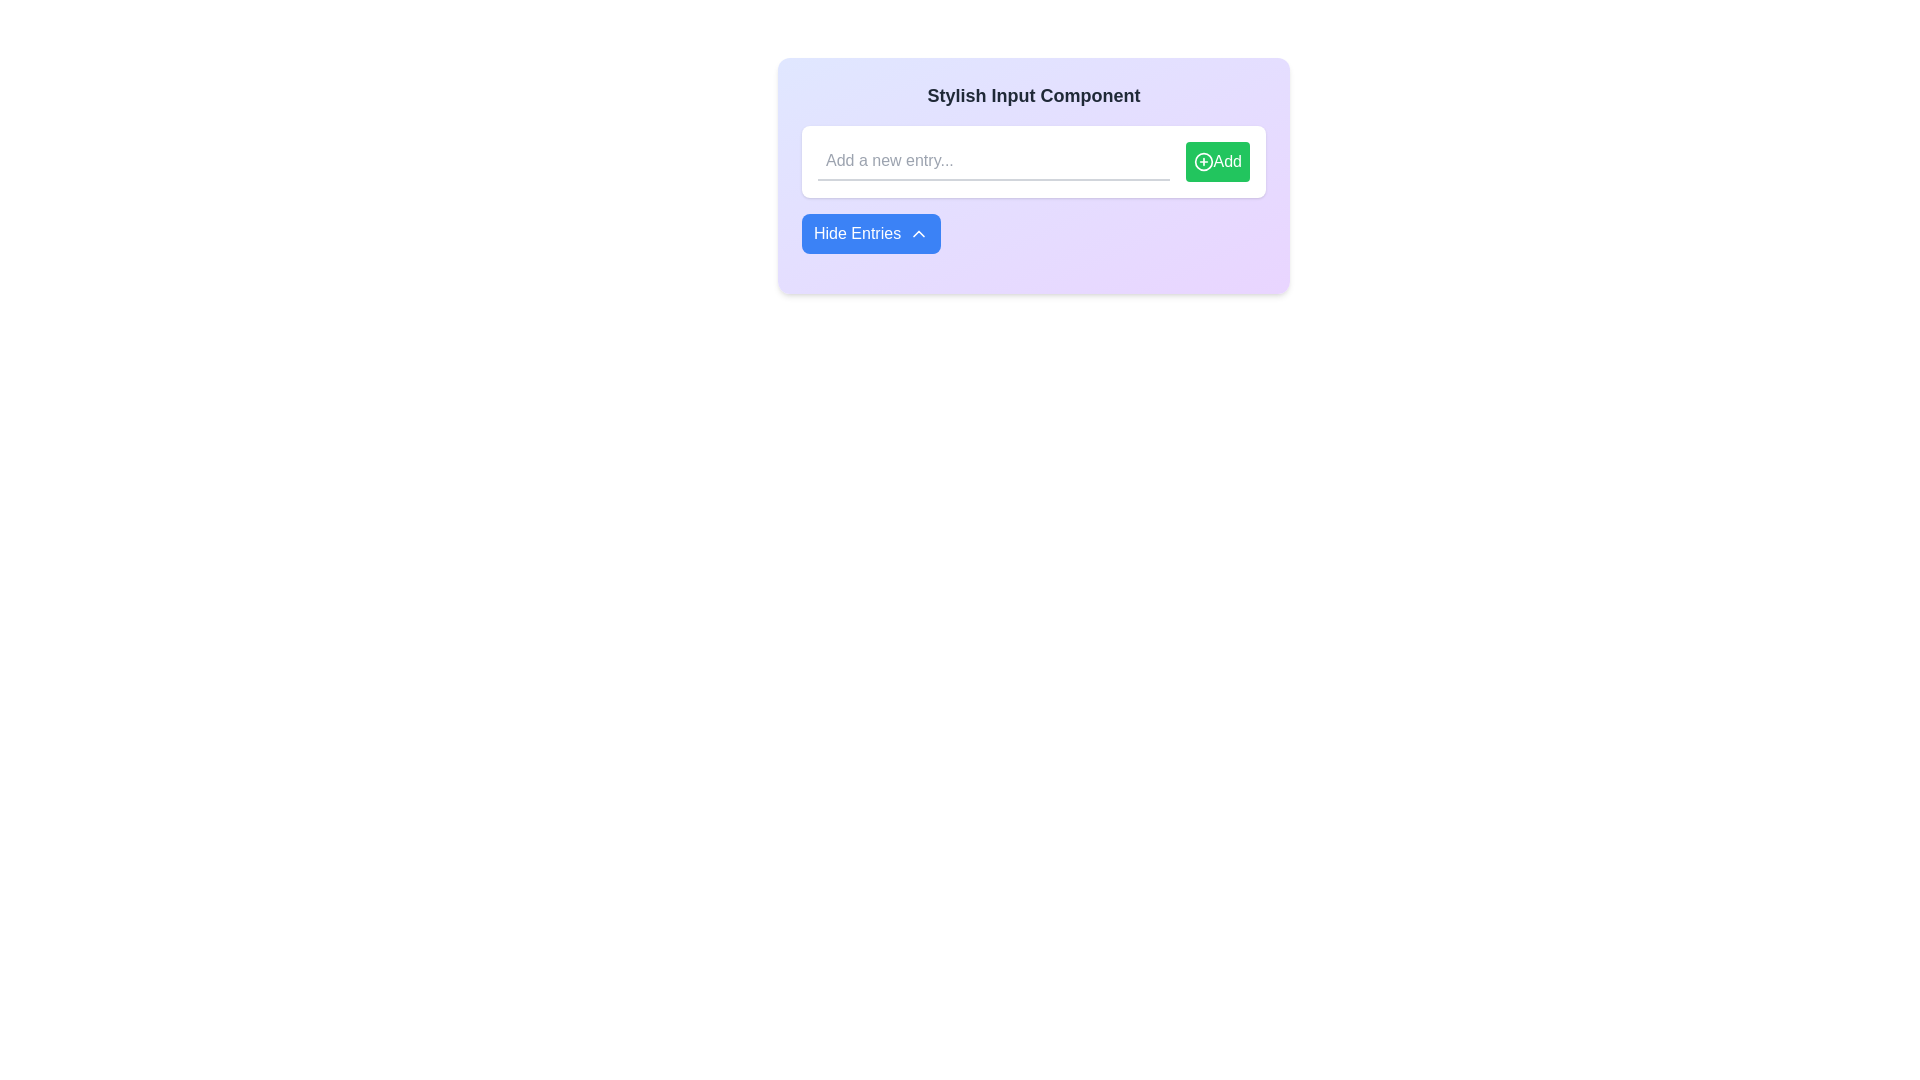 The width and height of the screenshot is (1920, 1080). What do you see at coordinates (918, 233) in the screenshot?
I see `the icon located to the right of the text within the 'Hide Entries' button to trigger a tooltip or hover effect` at bounding box center [918, 233].